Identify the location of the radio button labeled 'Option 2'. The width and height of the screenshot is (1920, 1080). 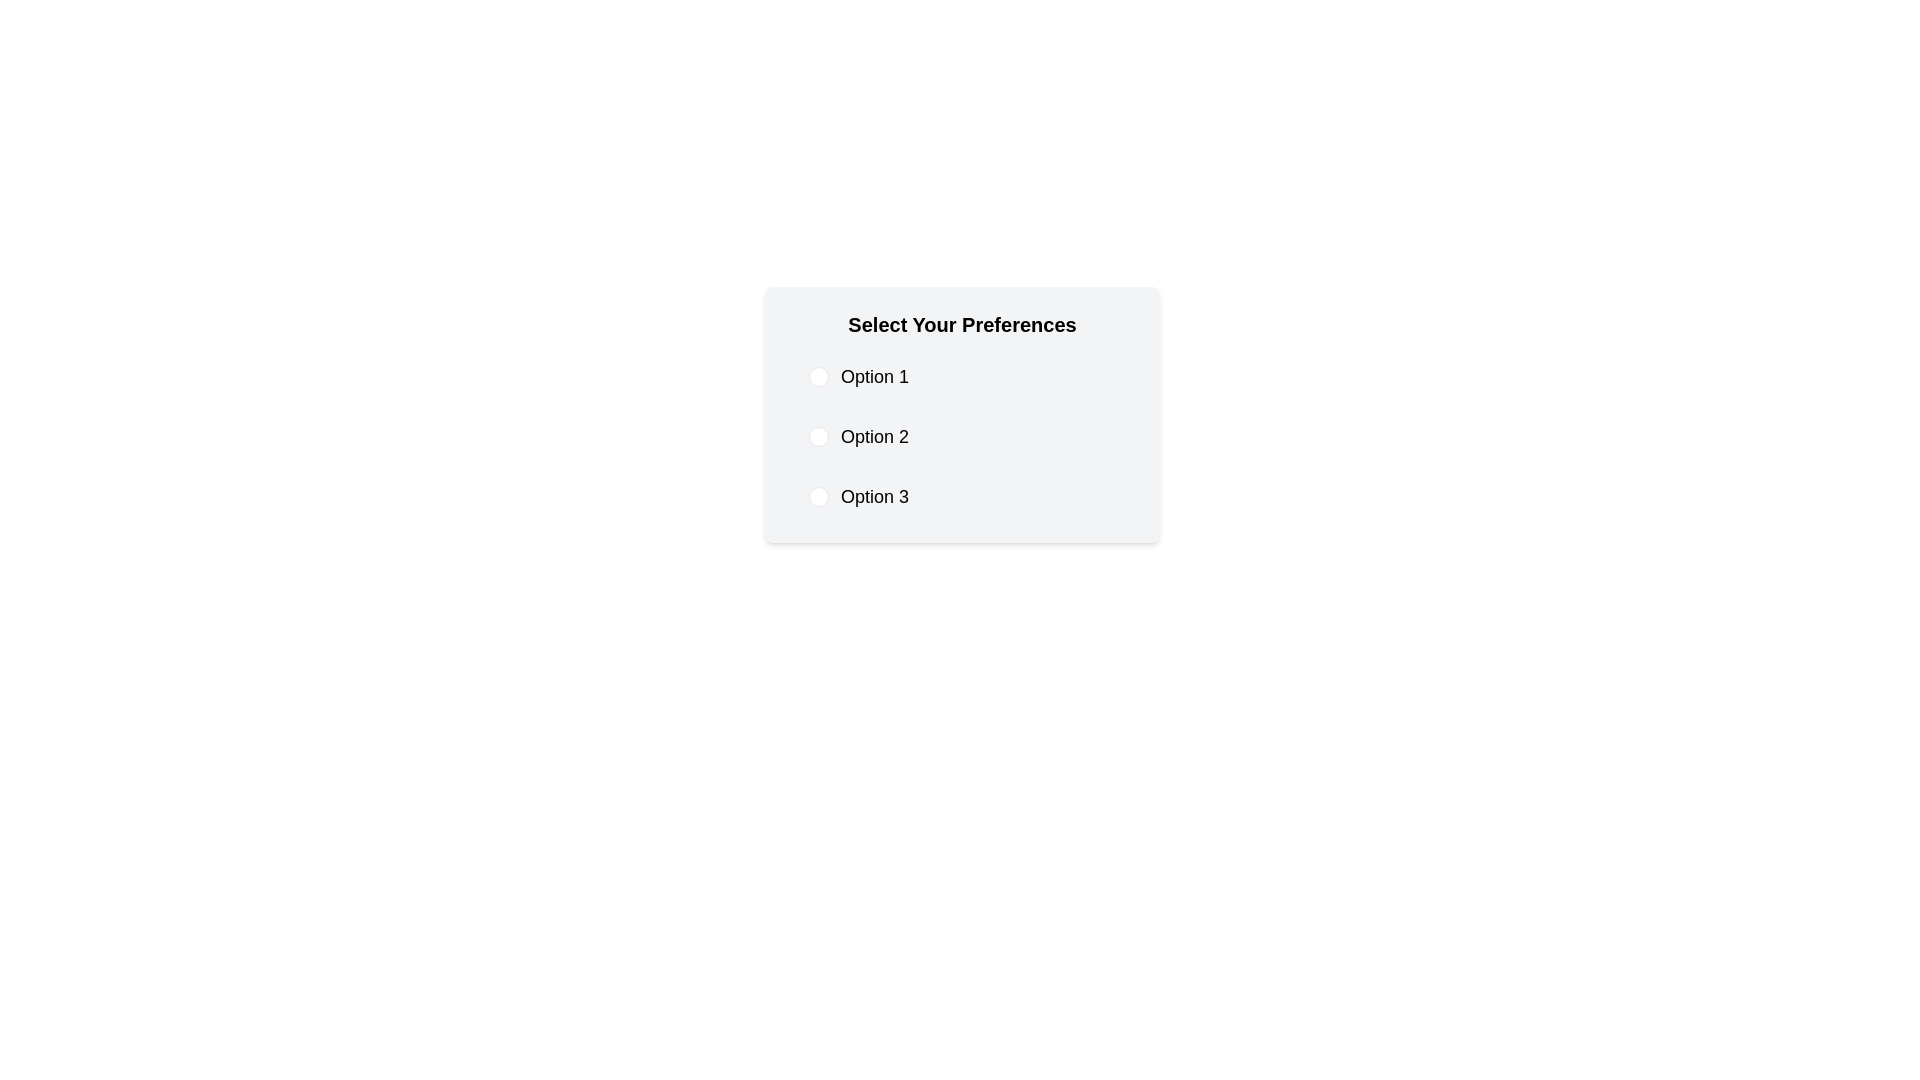
(962, 435).